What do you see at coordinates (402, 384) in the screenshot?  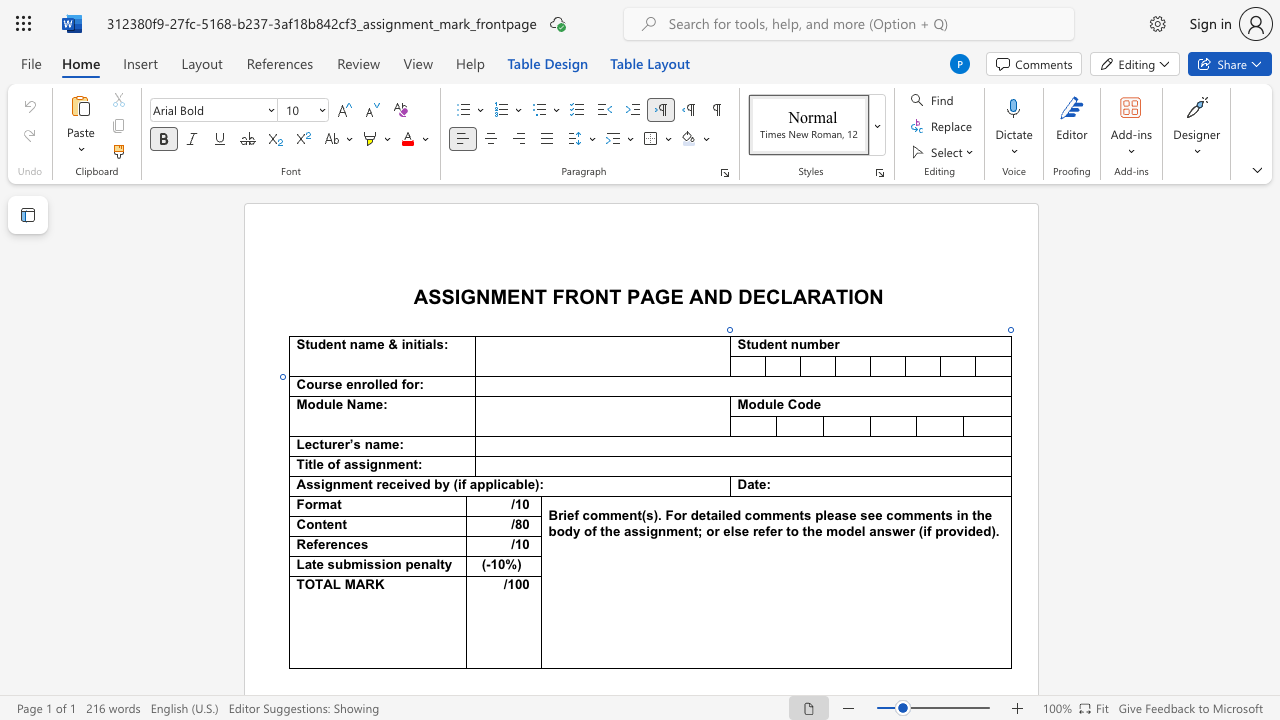 I see `the 1th character "f" in the text` at bounding box center [402, 384].